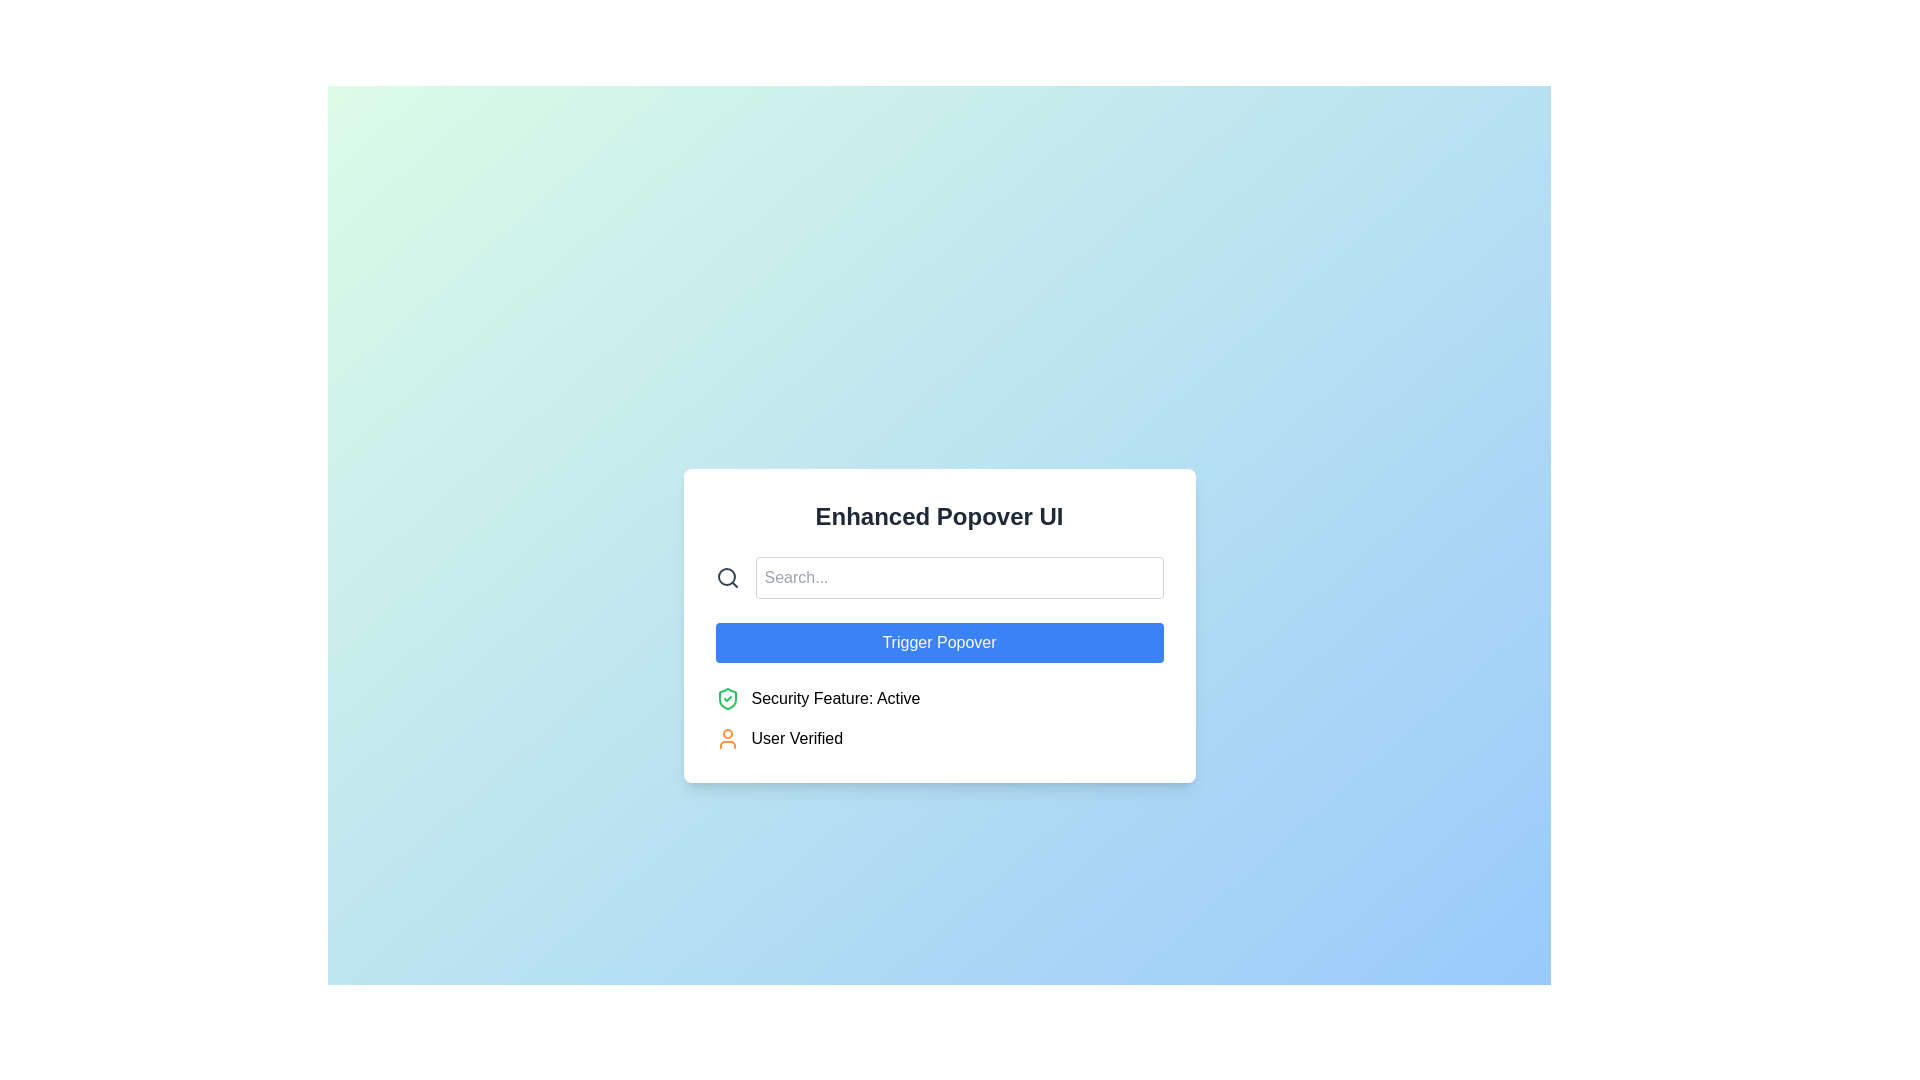 The width and height of the screenshot is (1920, 1080). Describe the element at coordinates (938, 624) in the screenshot. I see `the 'Trigger Popover' button` at that location.